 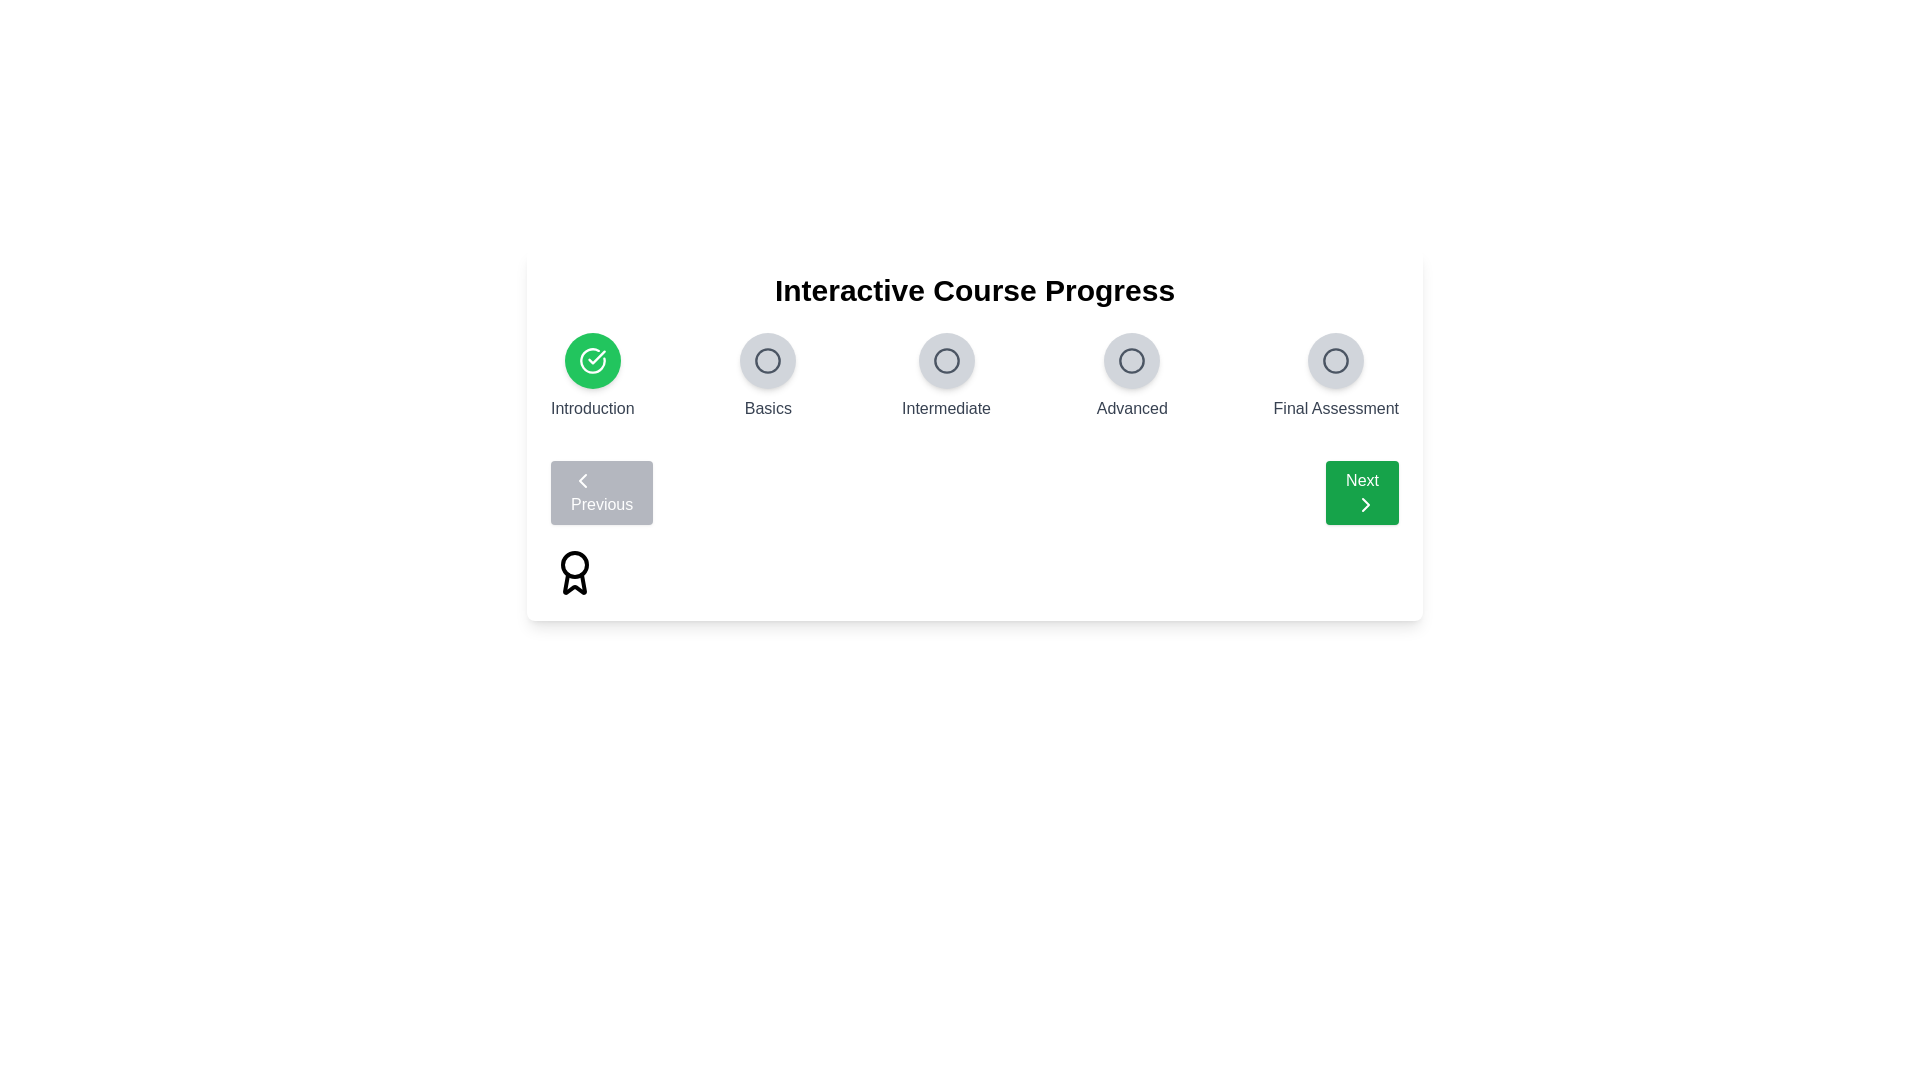 What do you see at coordinates (1336, 361) in the screenshot?
I see `the Circular Progress Step, which is a circular icon with a gray background and a darker gray central border, located in the 'Final Assessment' section of the progress indicator` at bounding box center [1336, 361].